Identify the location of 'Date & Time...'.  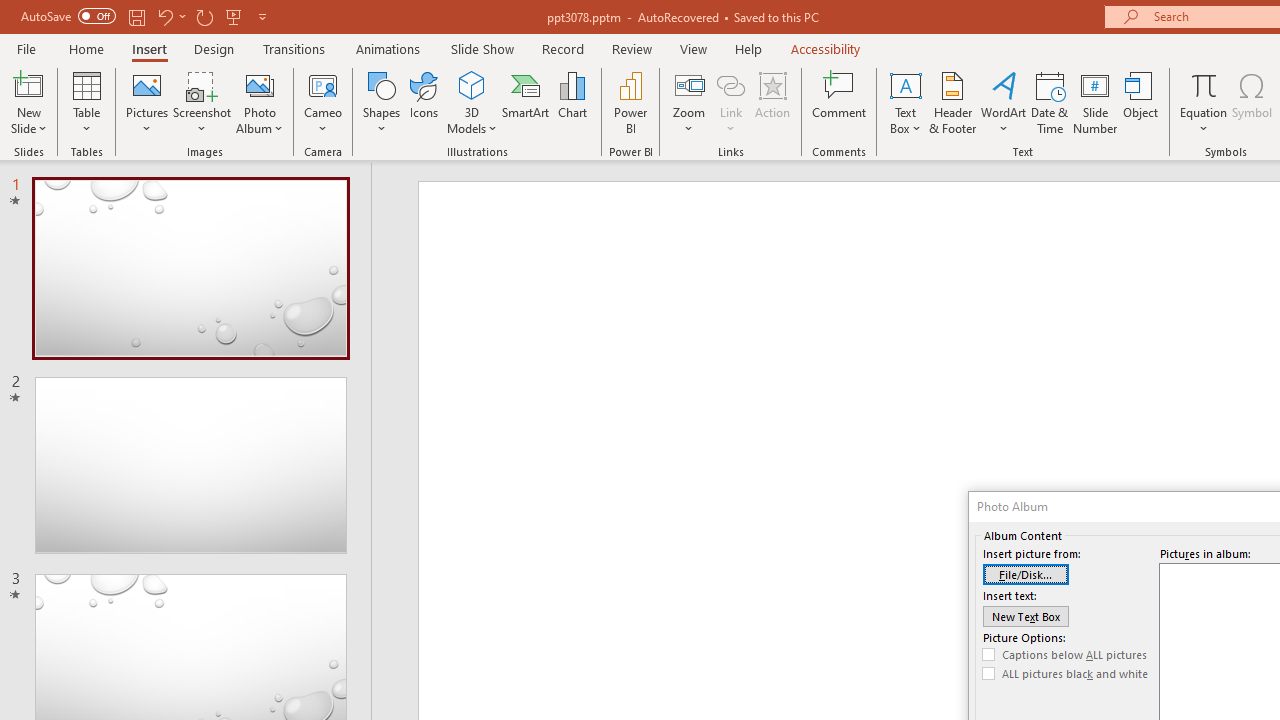
(1049, 103).